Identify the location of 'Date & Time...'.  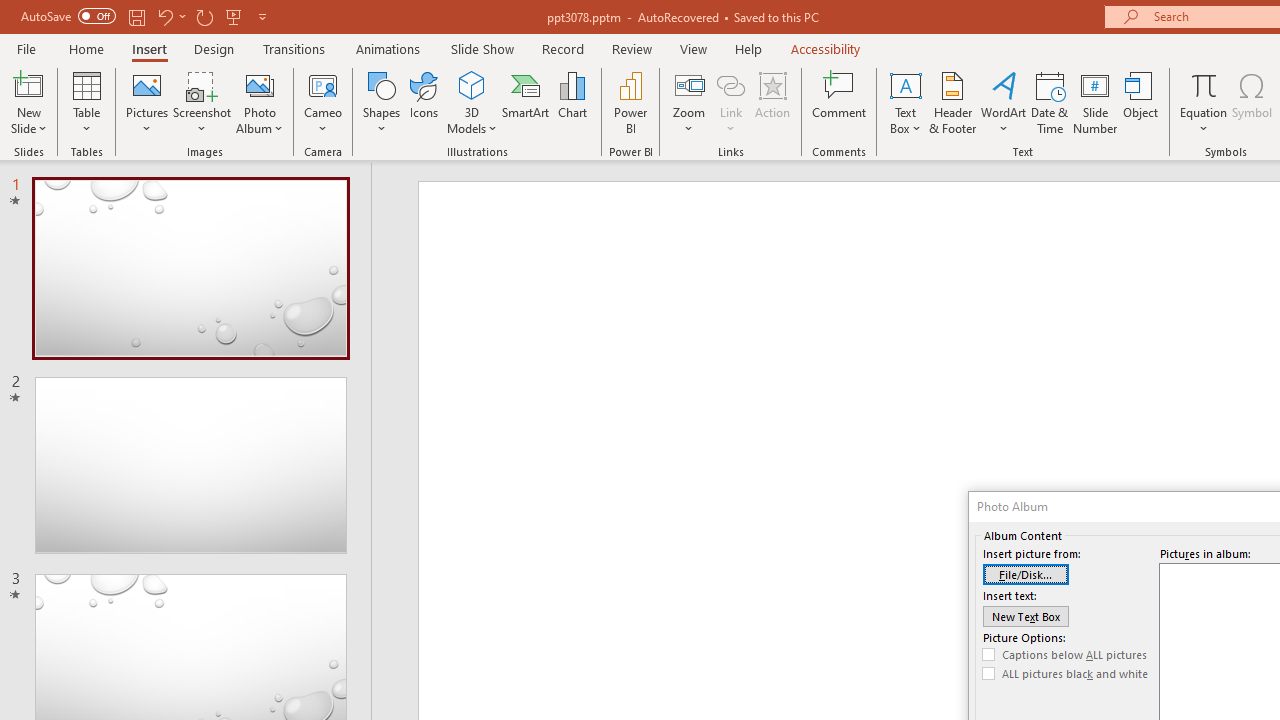
(1049, 103).